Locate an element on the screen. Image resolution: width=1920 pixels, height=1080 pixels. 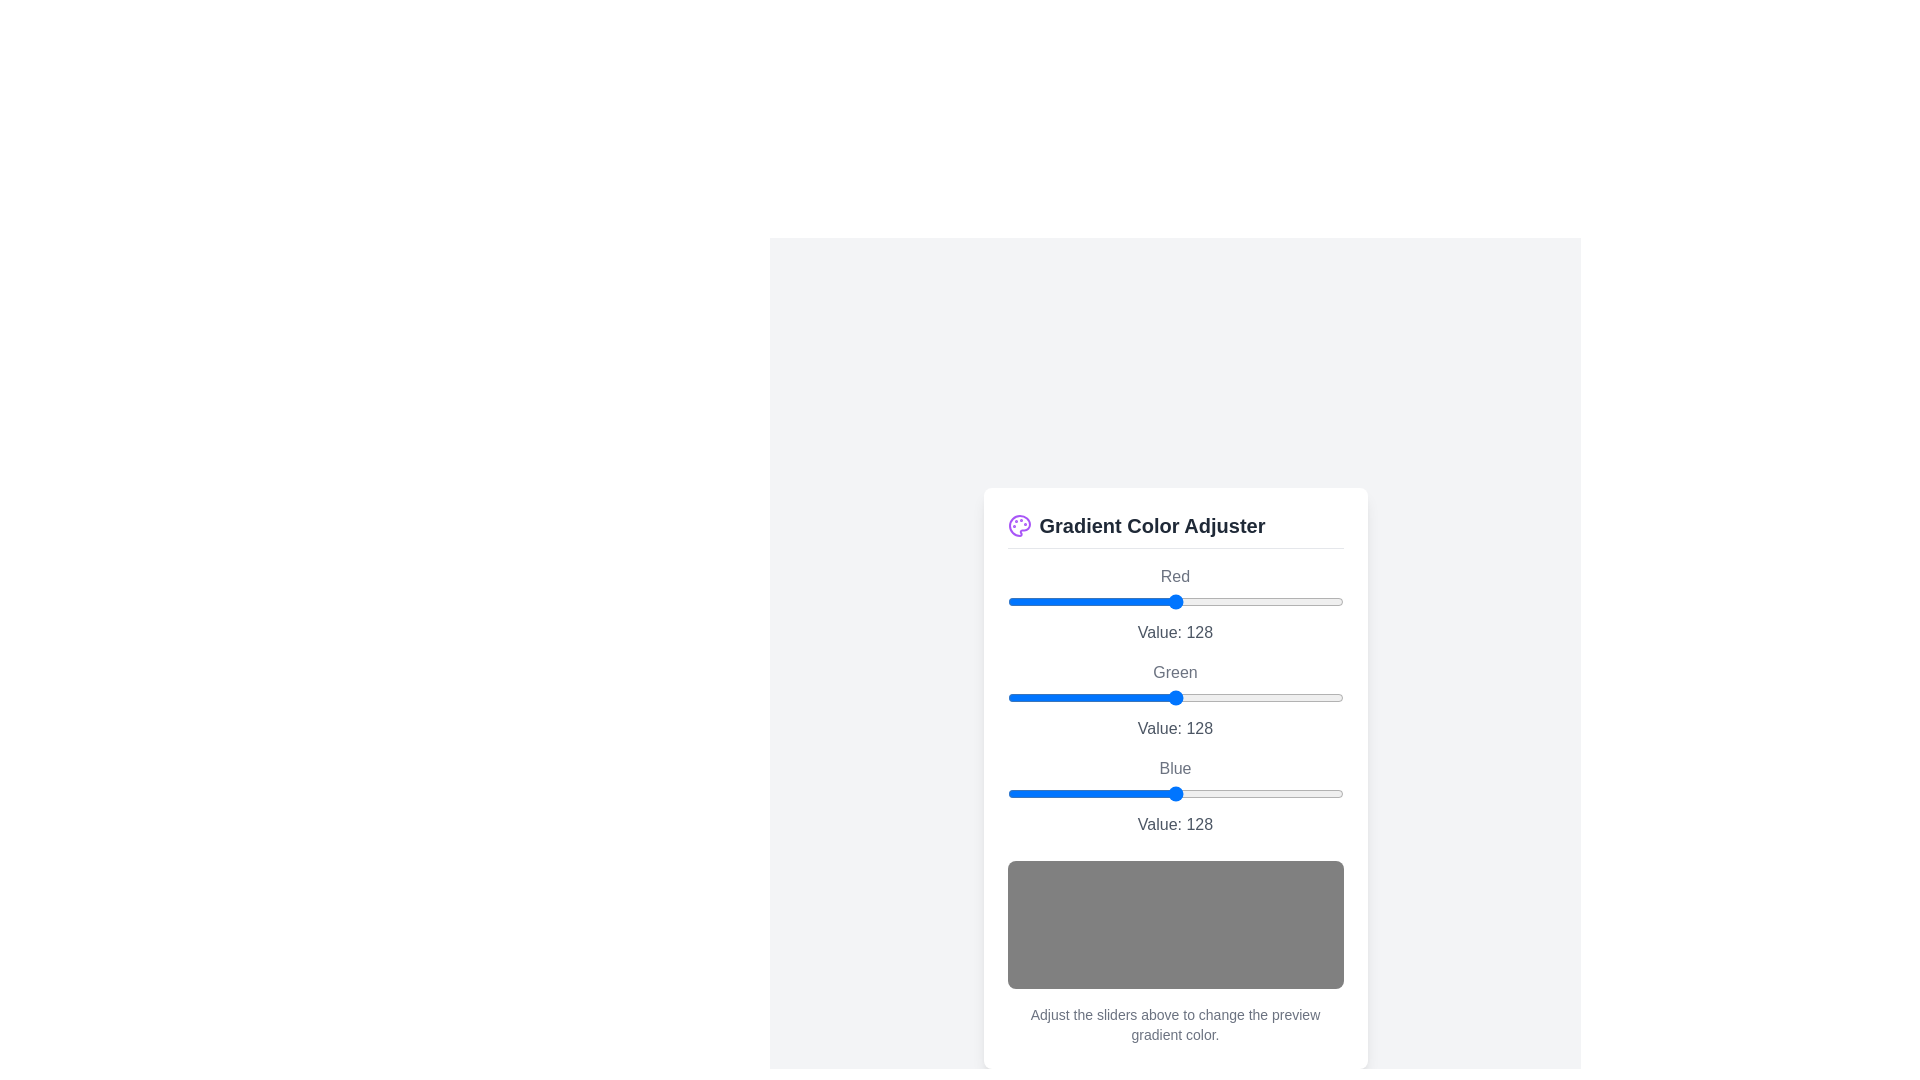
the informational text area to read the content is located at coordinates (1175, 1024).